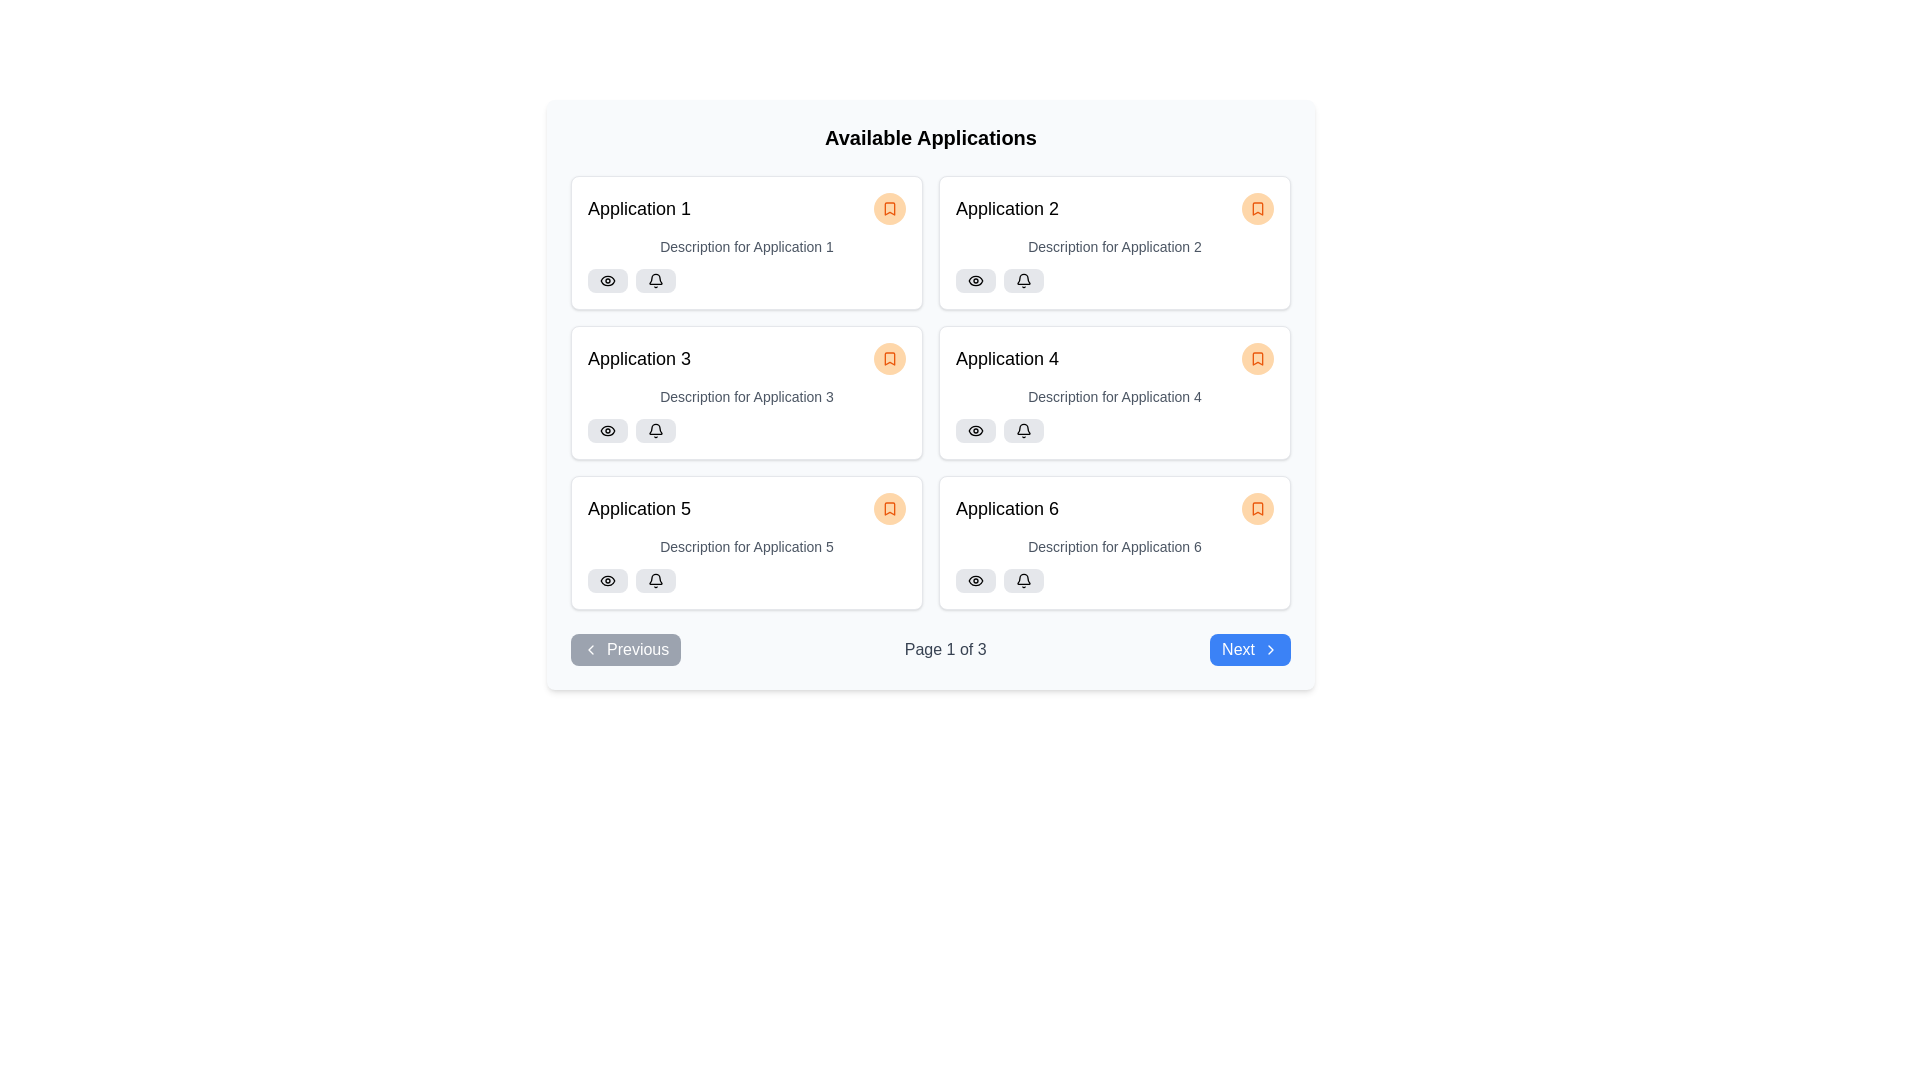  I want to click on the bookmarking button located to the right of the text 'Application 1' to bookmark the associated item, so click(888, 208).